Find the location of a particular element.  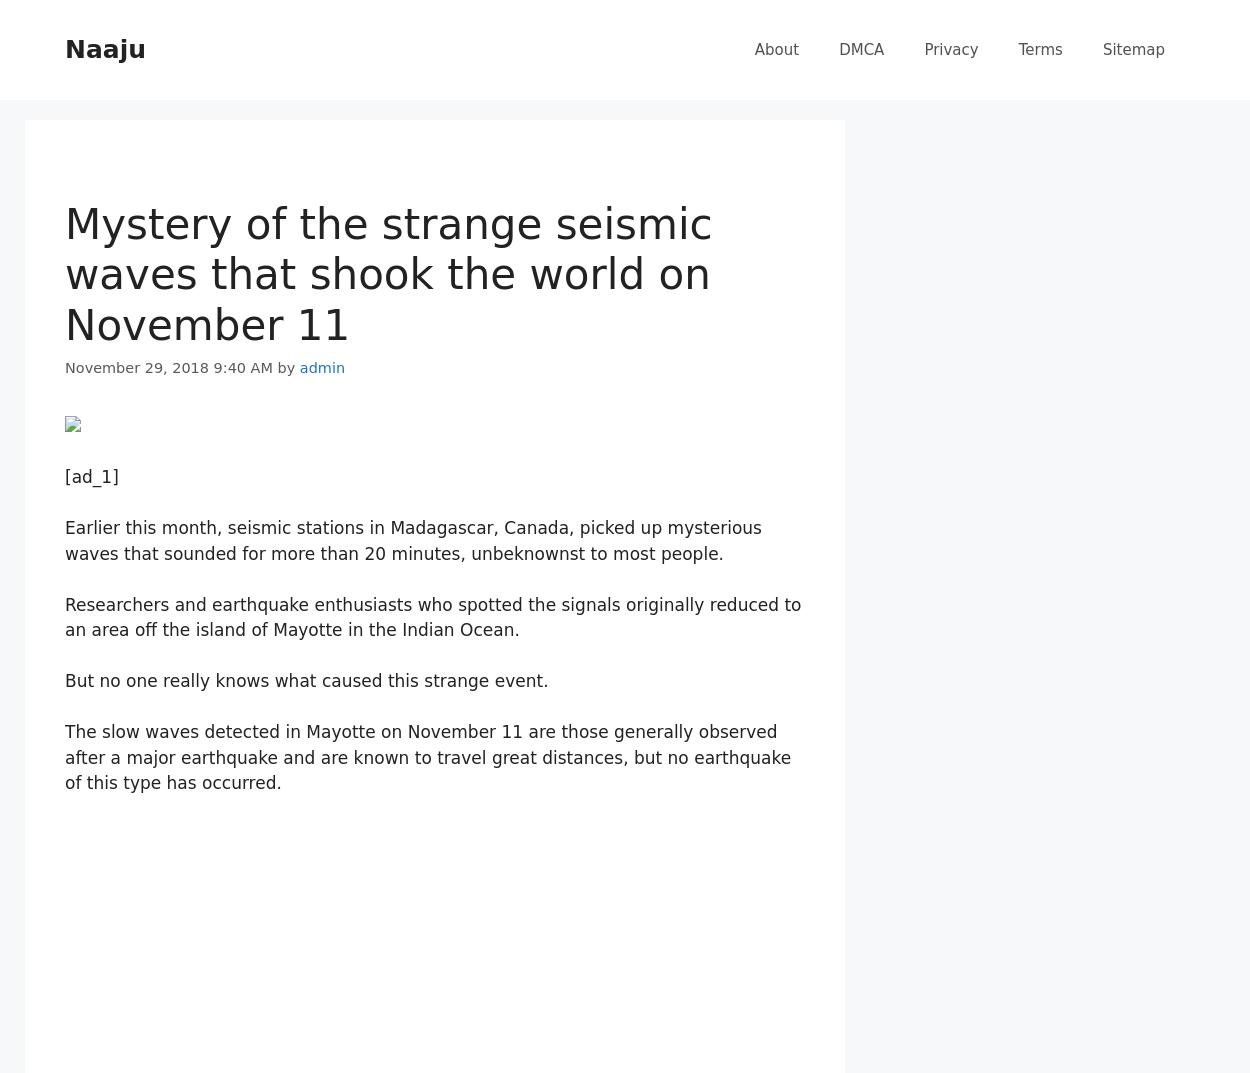

'Mystery of the strange seismic waves that shook the world on November 11' is located at coordinates (64, 273).